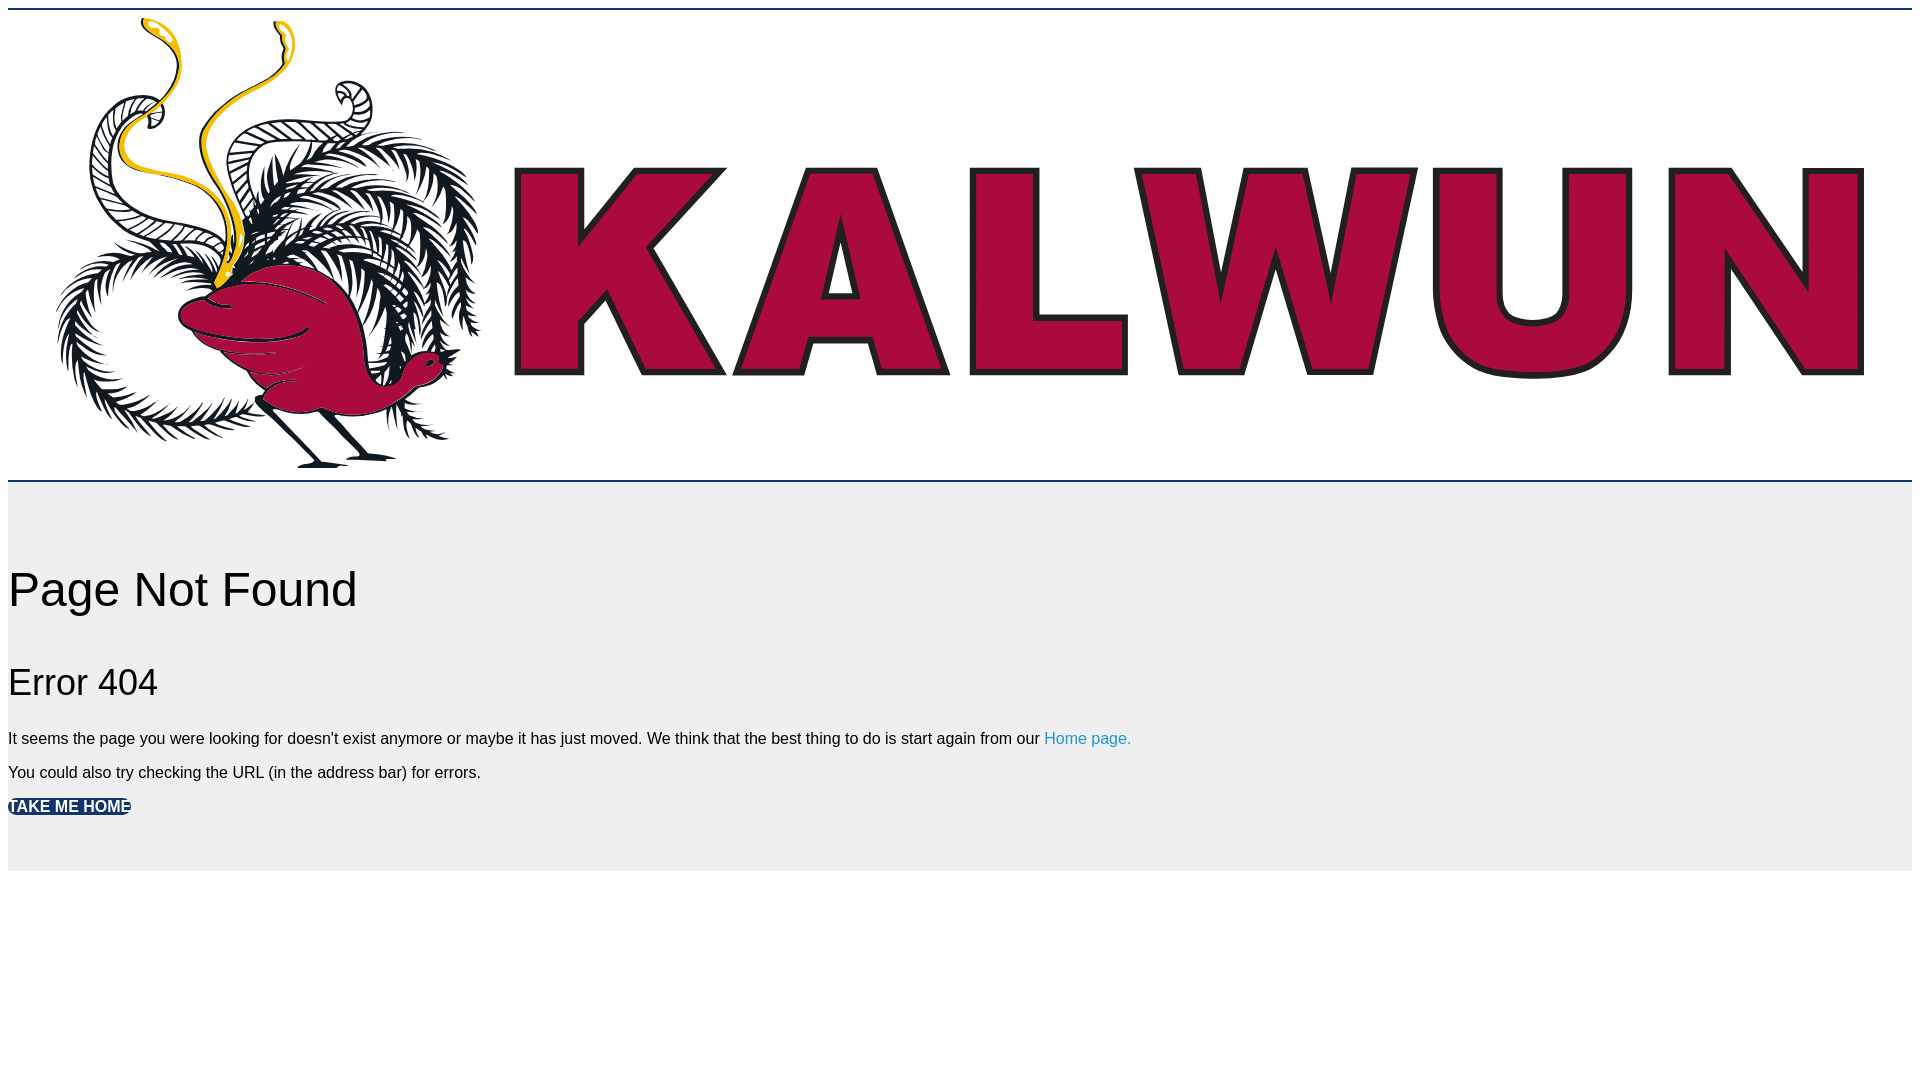  I want to click on 'TAKE ME HOME', so click(69, 805).